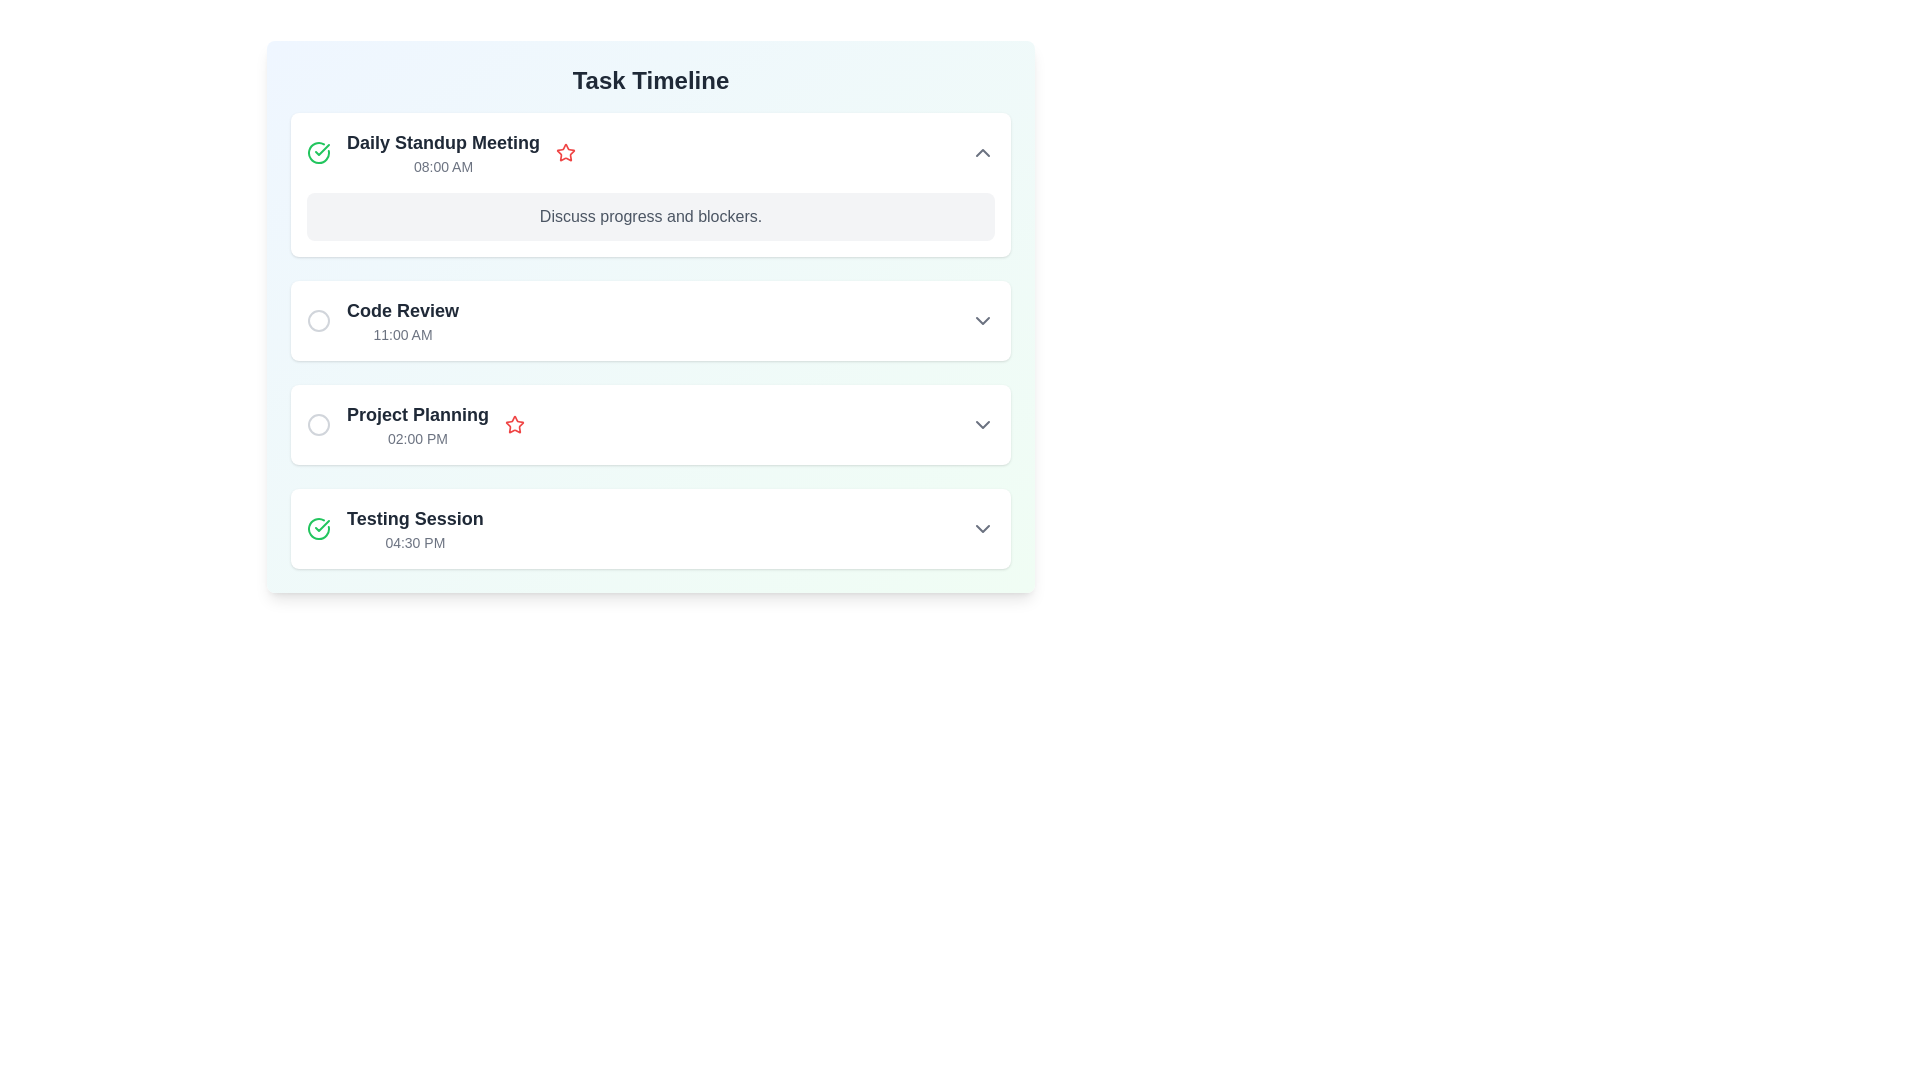 This screenshot has height=1080, width=1920. What do you see at coordinates (395, 527) in the screenshot?
I see `the Label with icon and text that displays 'Testing Session' and '04:30 PM', which includes a green checkmark icon, located in the 'Task Timeline' card` at bounding box center [395, 527].